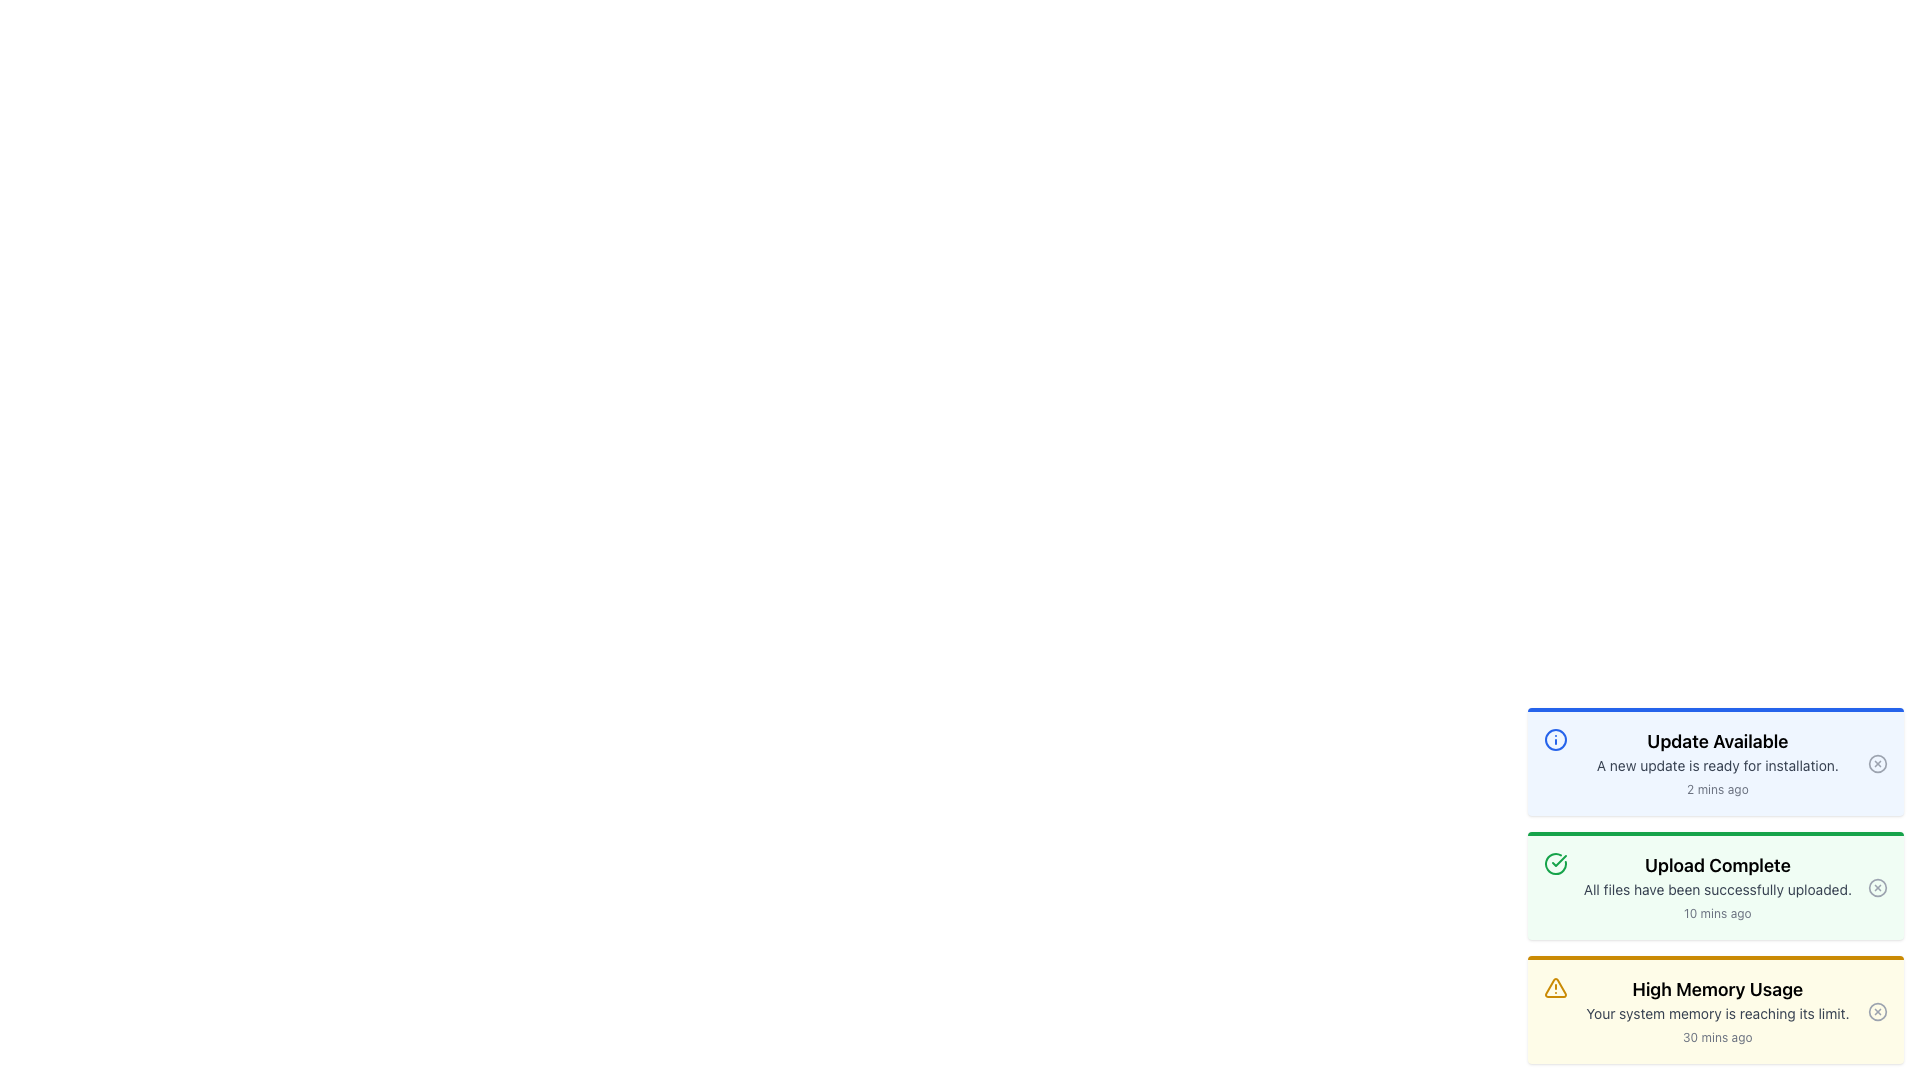  I want to click on the circular dismiss button with an outlined 'X' symbol located in the upper-right corner of the 'Update Available' notification card, so click(1876, 763).